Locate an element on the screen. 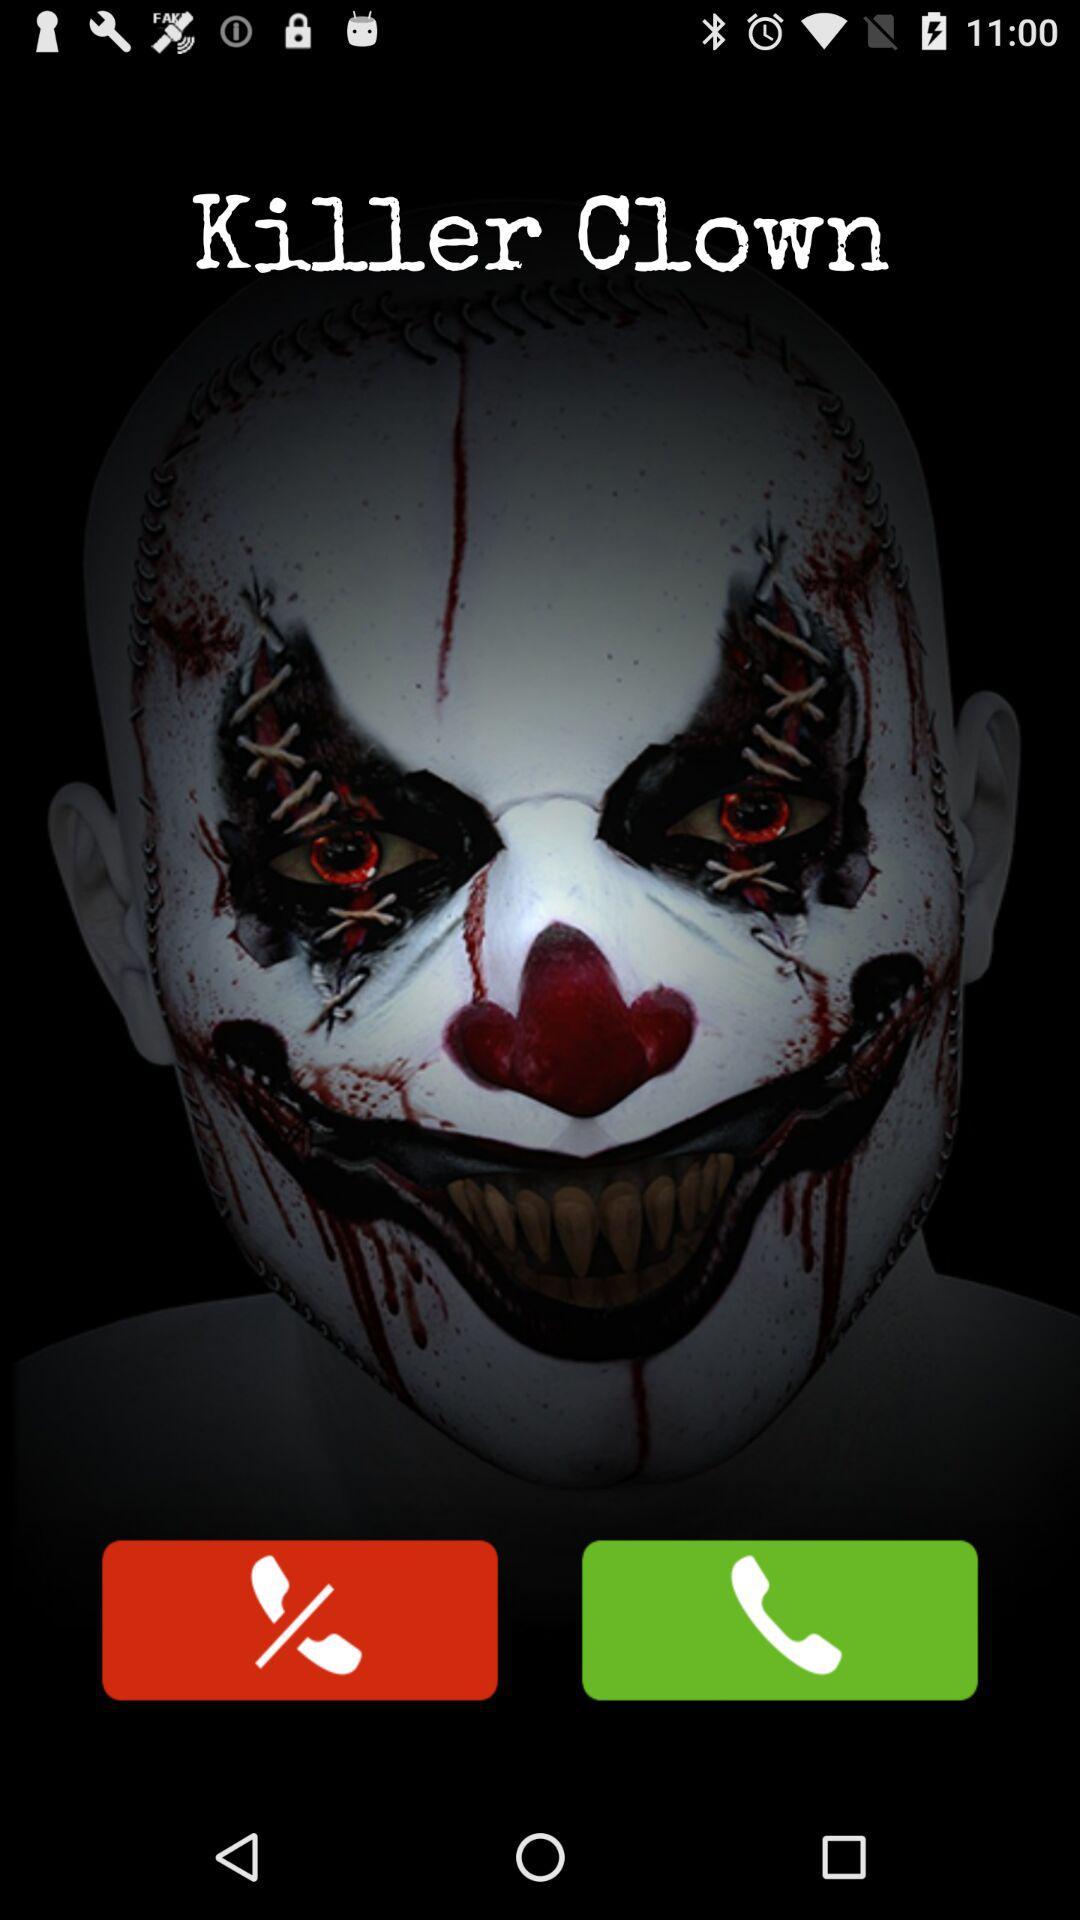  hang up is located at coordinates (300, 1620).